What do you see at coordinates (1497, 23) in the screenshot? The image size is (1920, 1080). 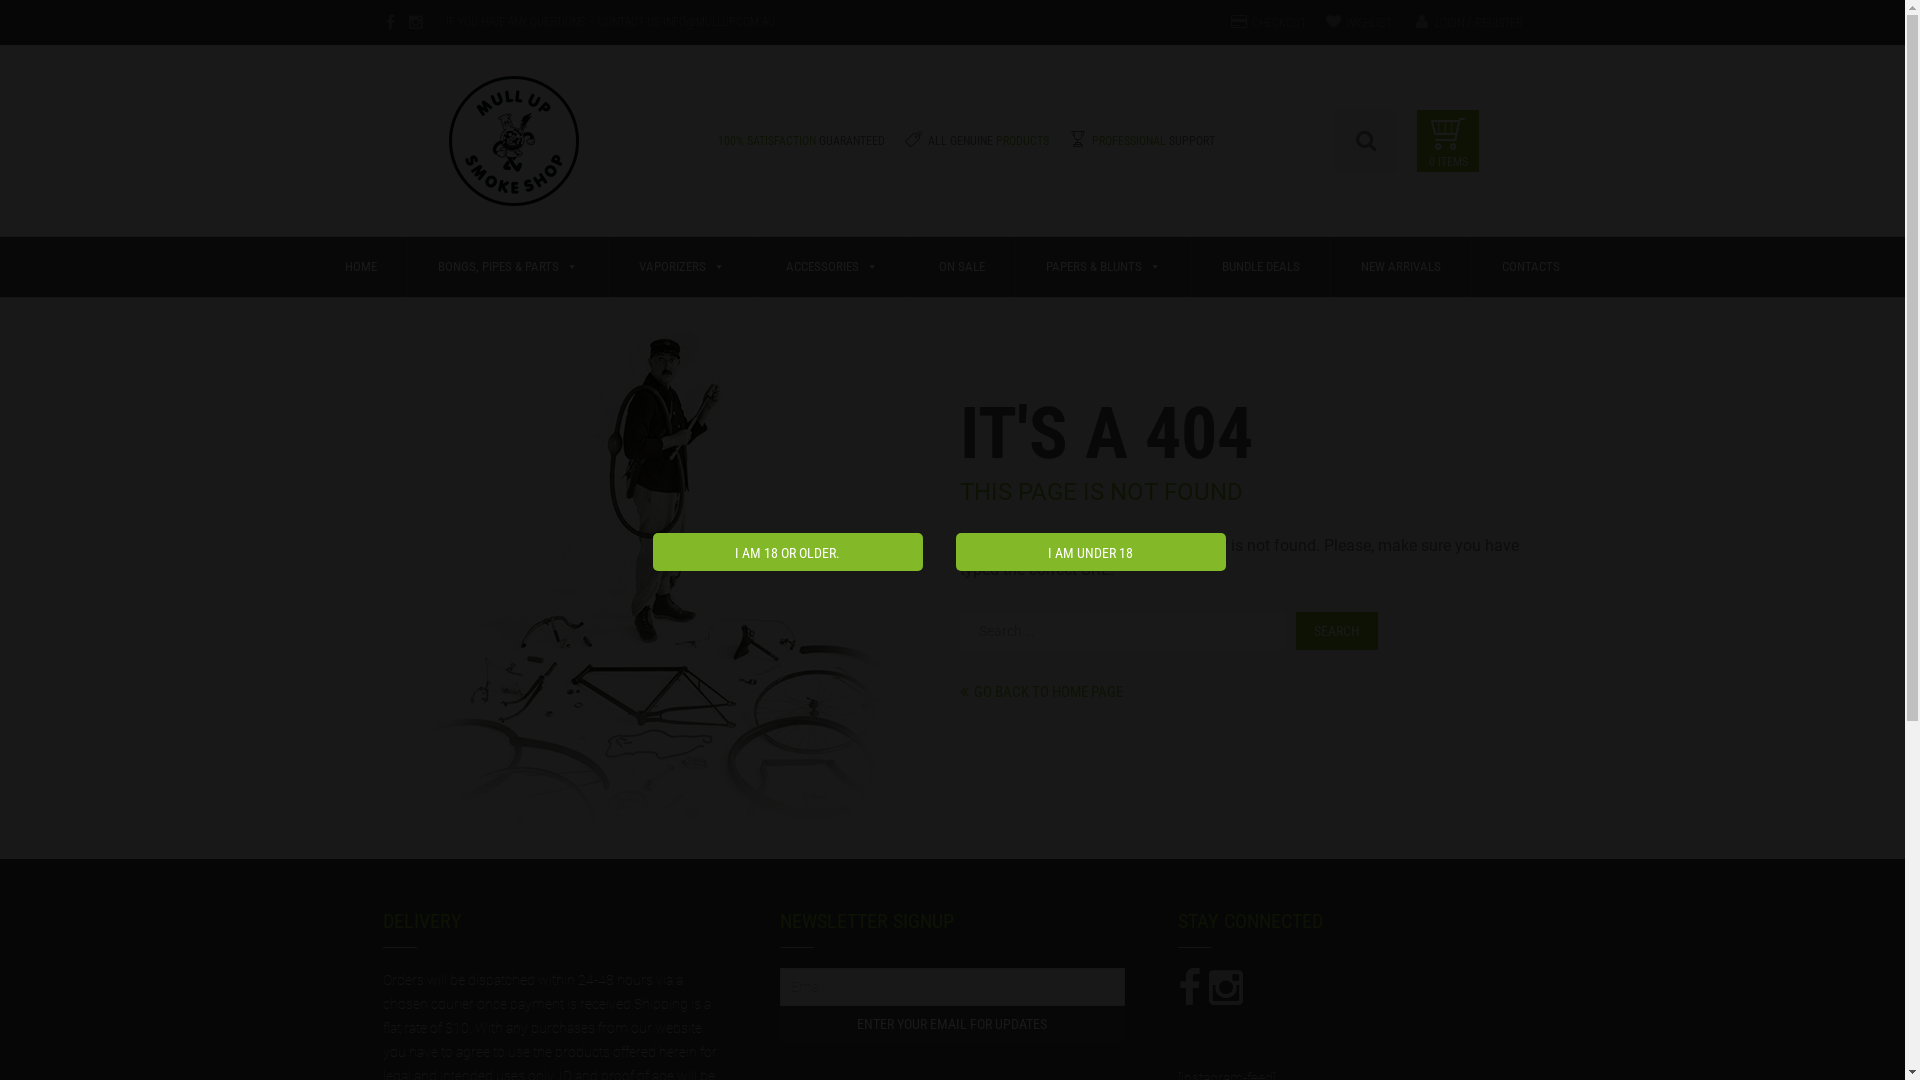 I see `'REGISTER'` at bounding box center [1497, 23].